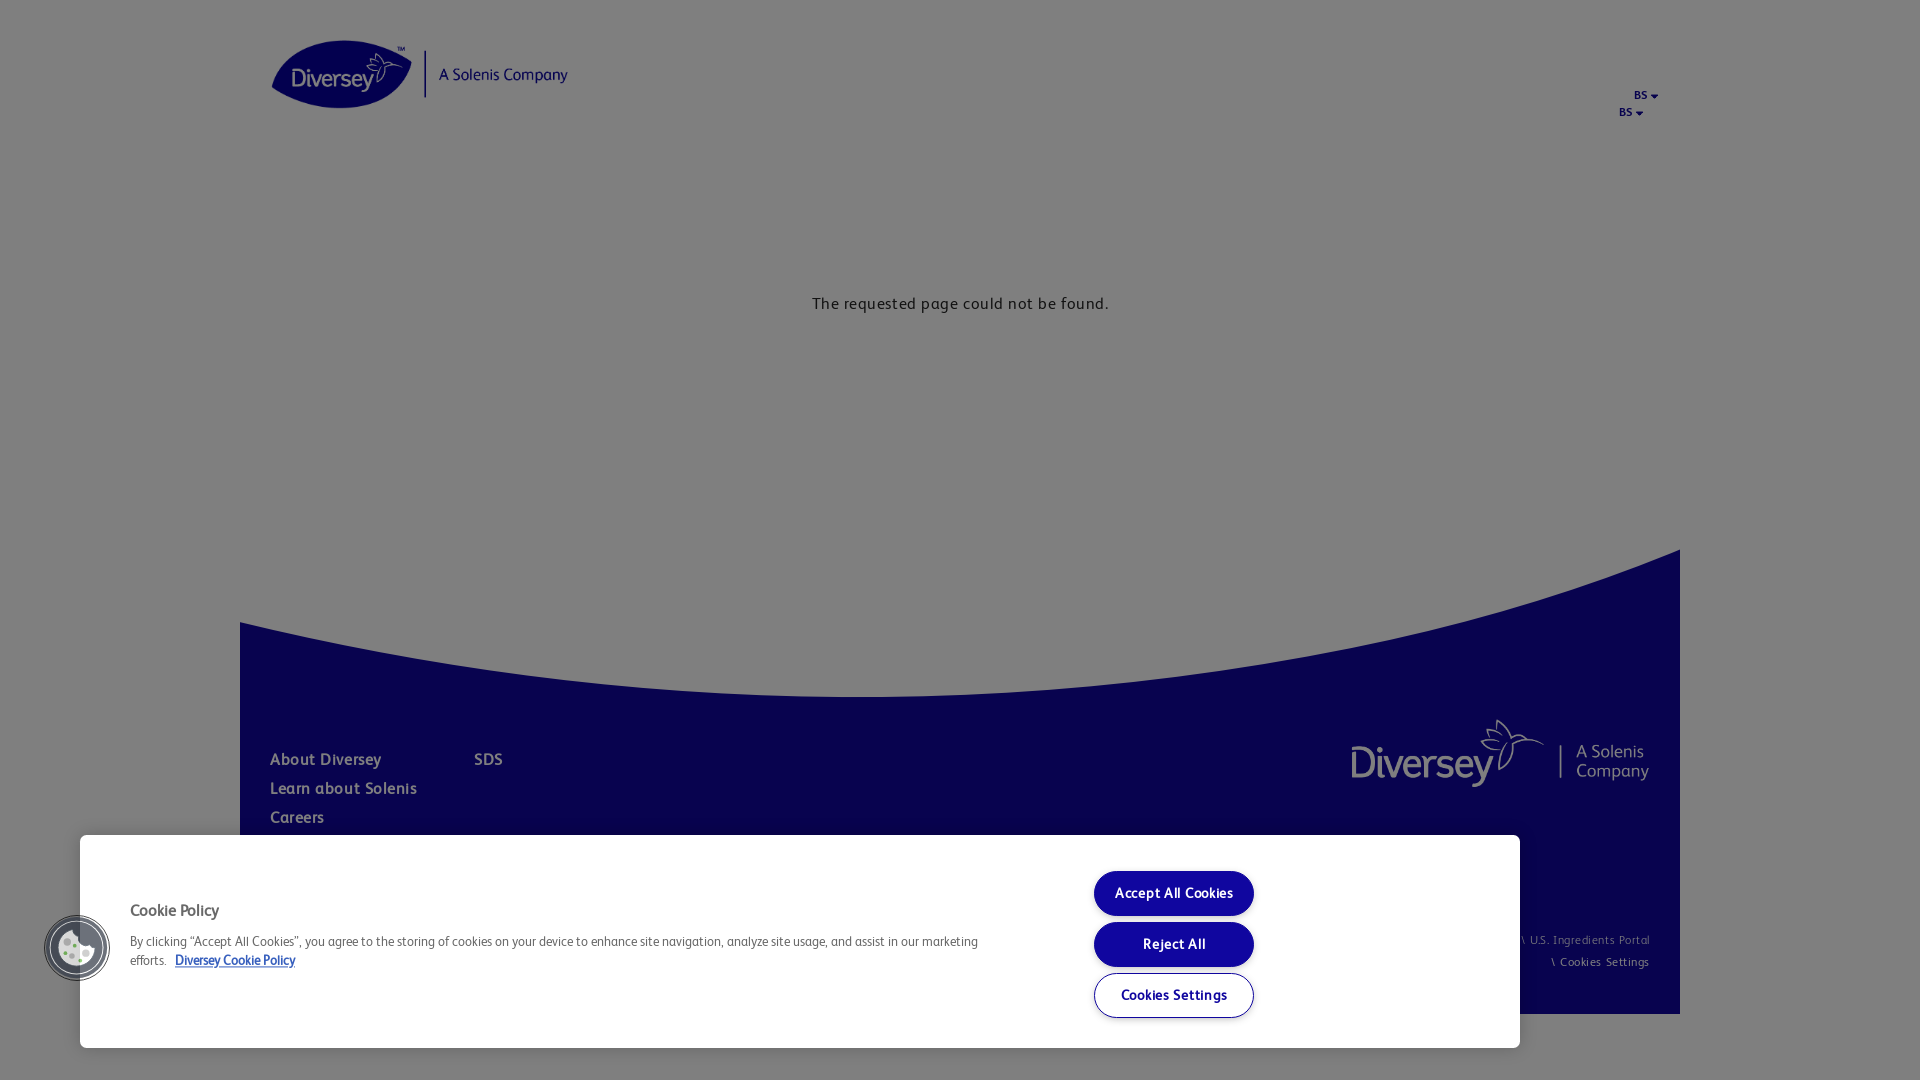 The height and width of the screenshot is (1080, 1920). Describe the element at coordinates (1516, 940) in the screenshot. I see `'U.S. Ingredients Portal'` at that location.